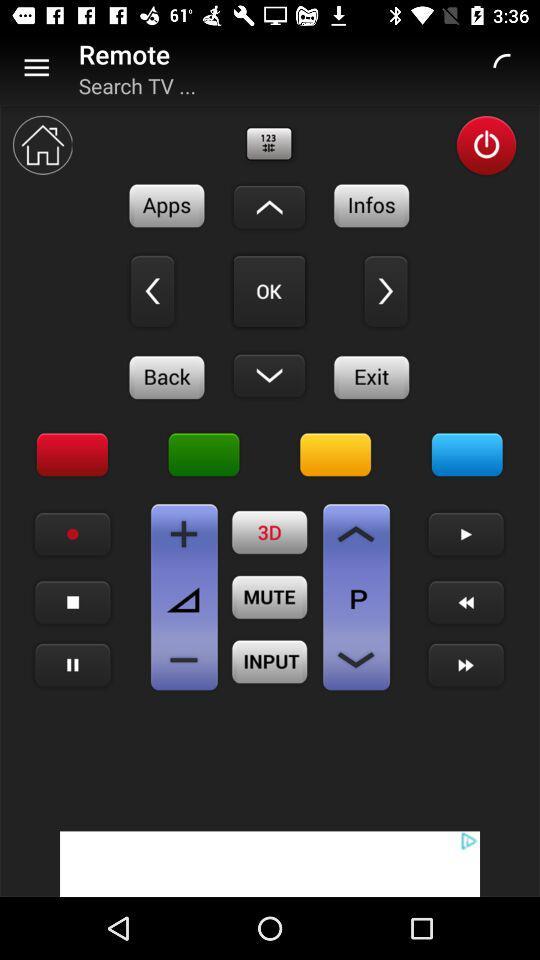 The height and width of the screenshot is (960, 540). I want to click on remote record button, so click(72, 533).